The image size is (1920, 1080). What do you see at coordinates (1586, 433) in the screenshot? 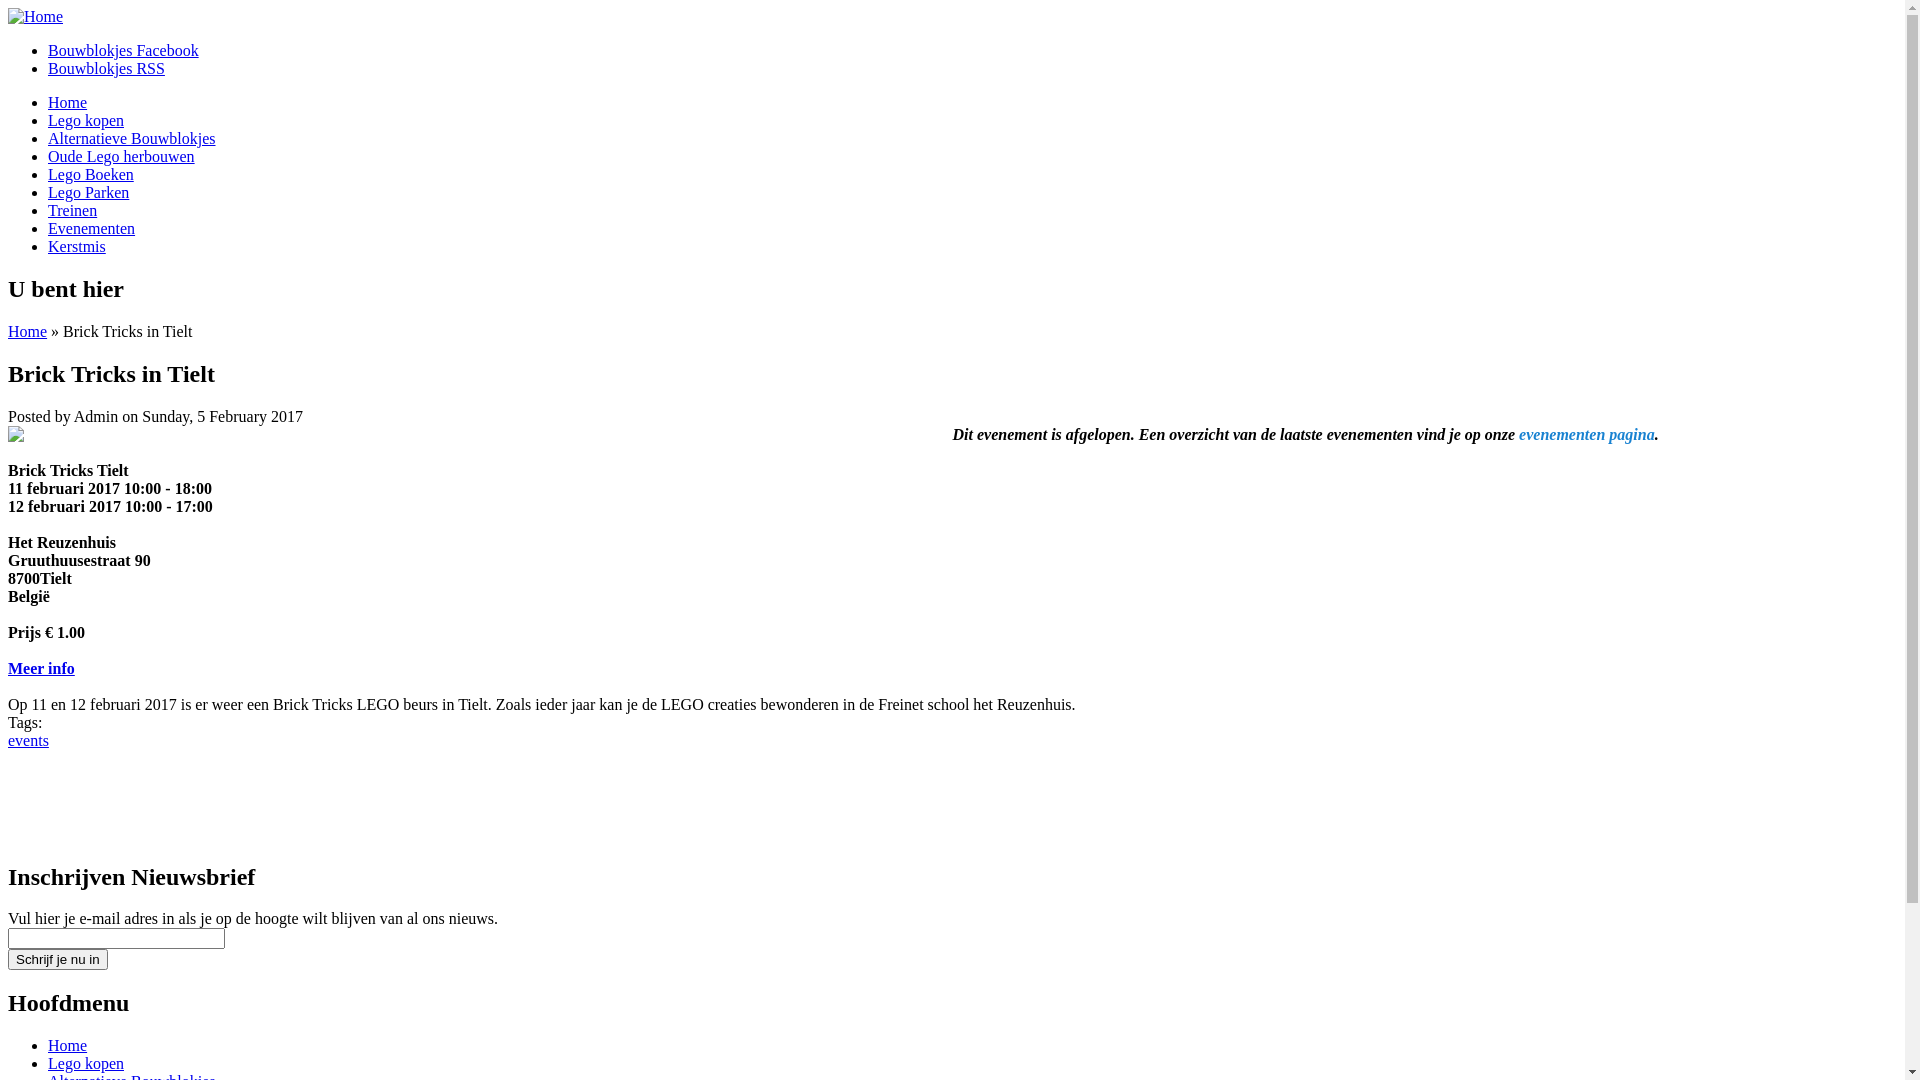
I see `'evenementen pagina'` at bounding box center [1586, 433].